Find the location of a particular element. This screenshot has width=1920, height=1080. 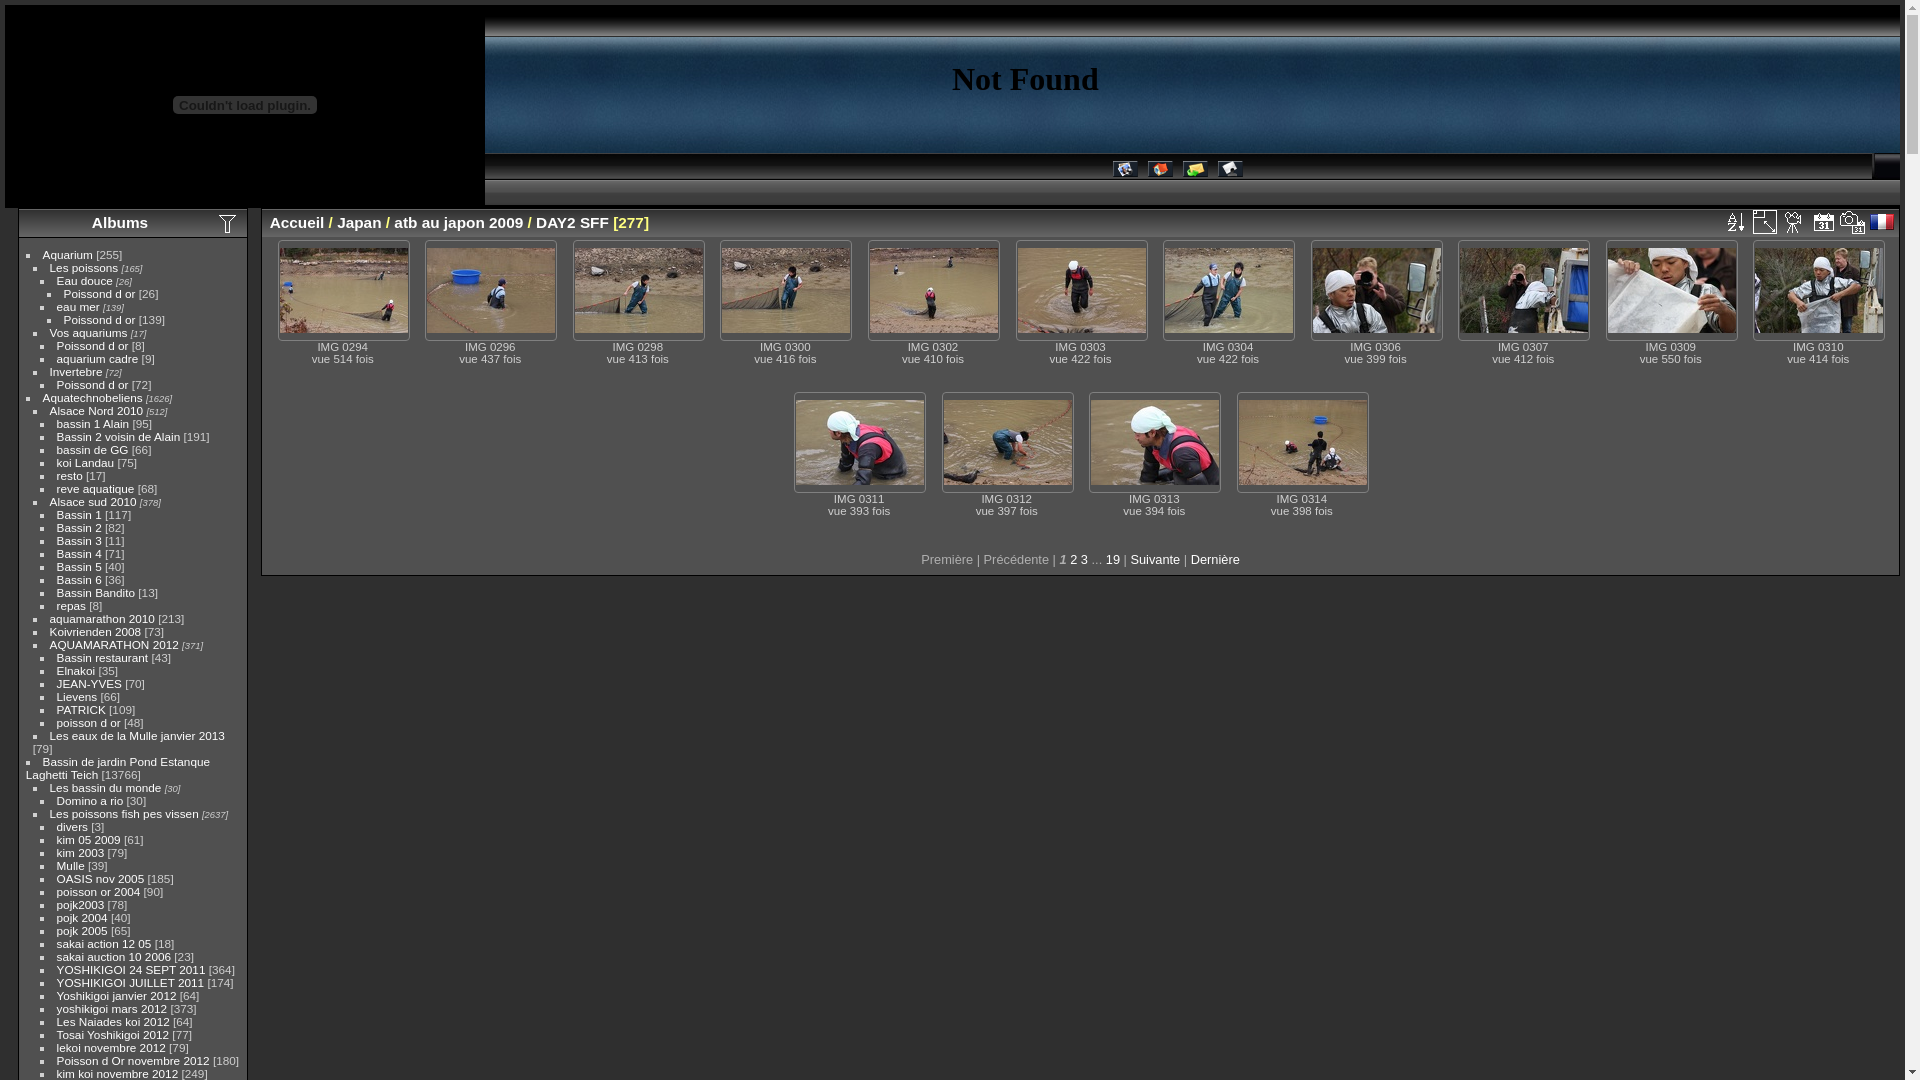

'sakai auction 10 2006' is located at coordinates (57, 955).